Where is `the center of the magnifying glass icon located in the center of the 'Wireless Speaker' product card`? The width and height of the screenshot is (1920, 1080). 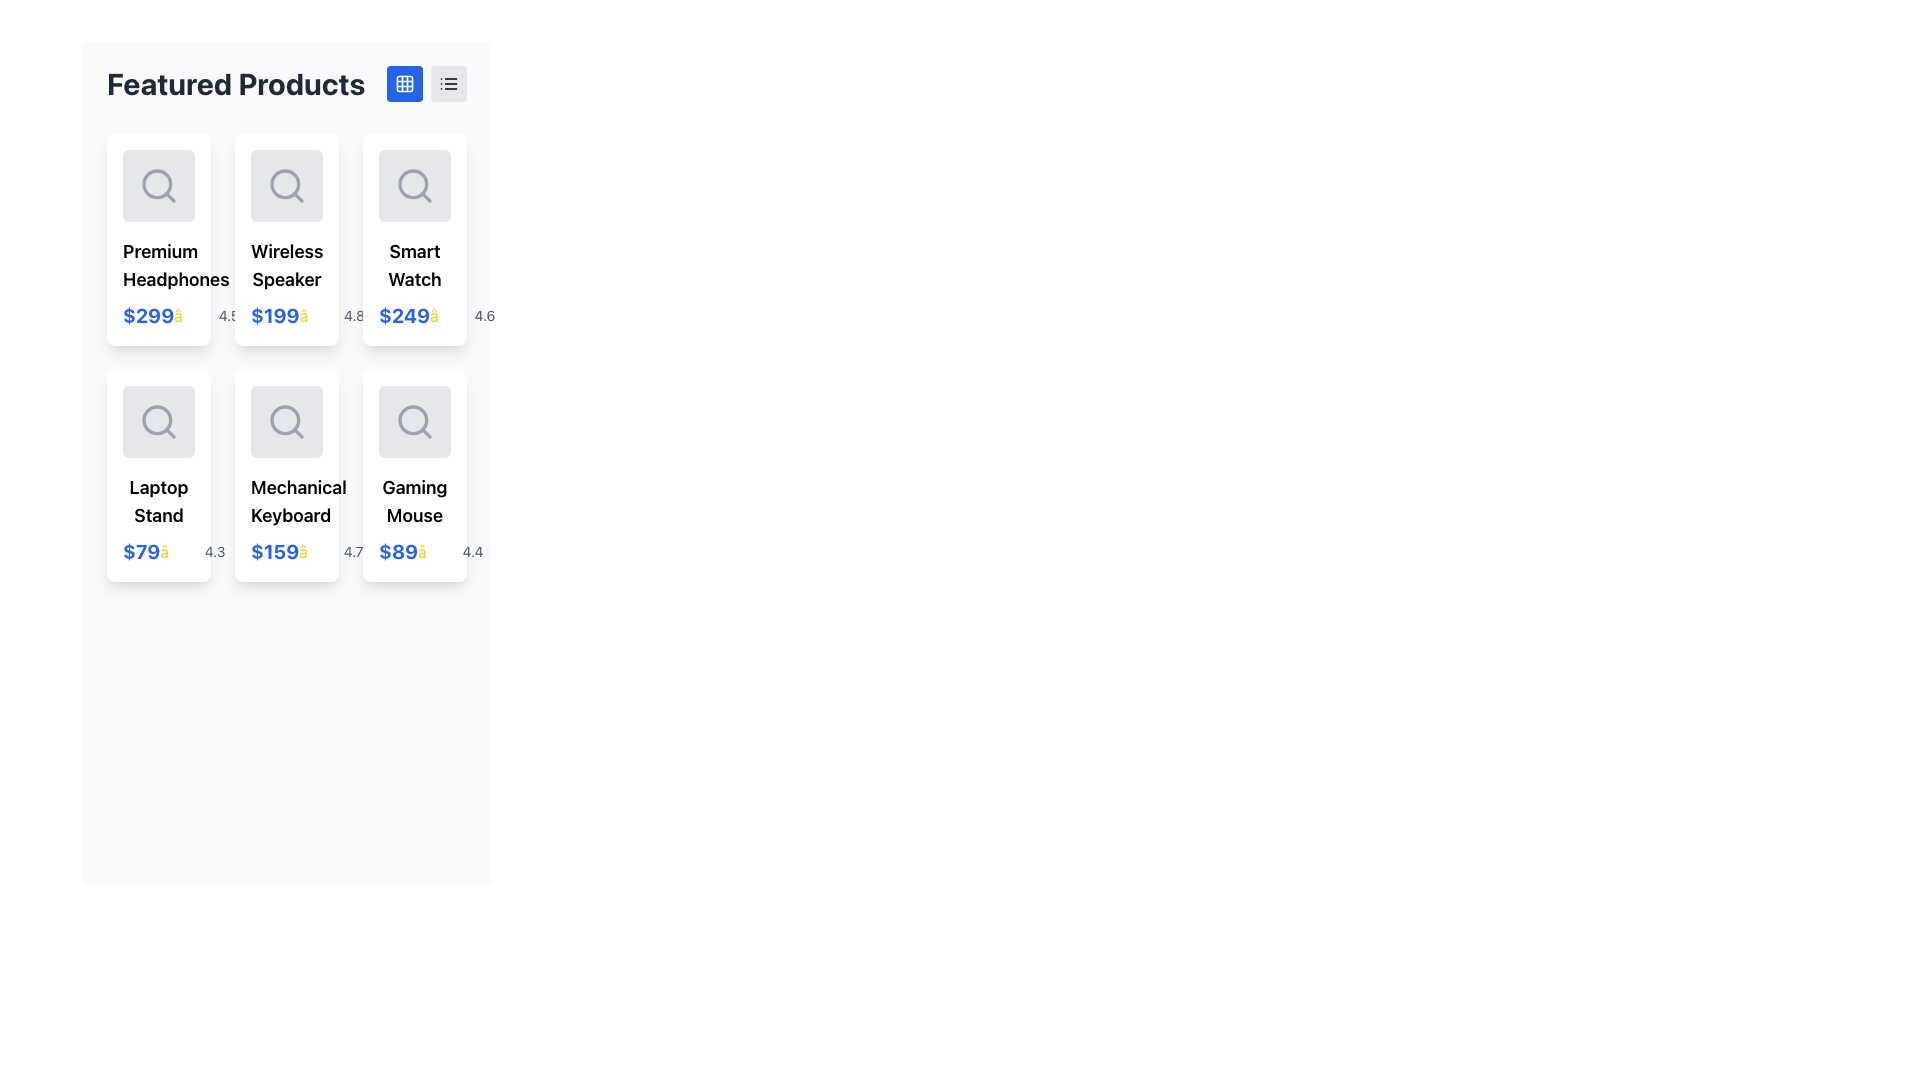 the center of the magnifying glass icon located in the center of the 'Wireless Speaker' product card is located at coordinates (286, 185).